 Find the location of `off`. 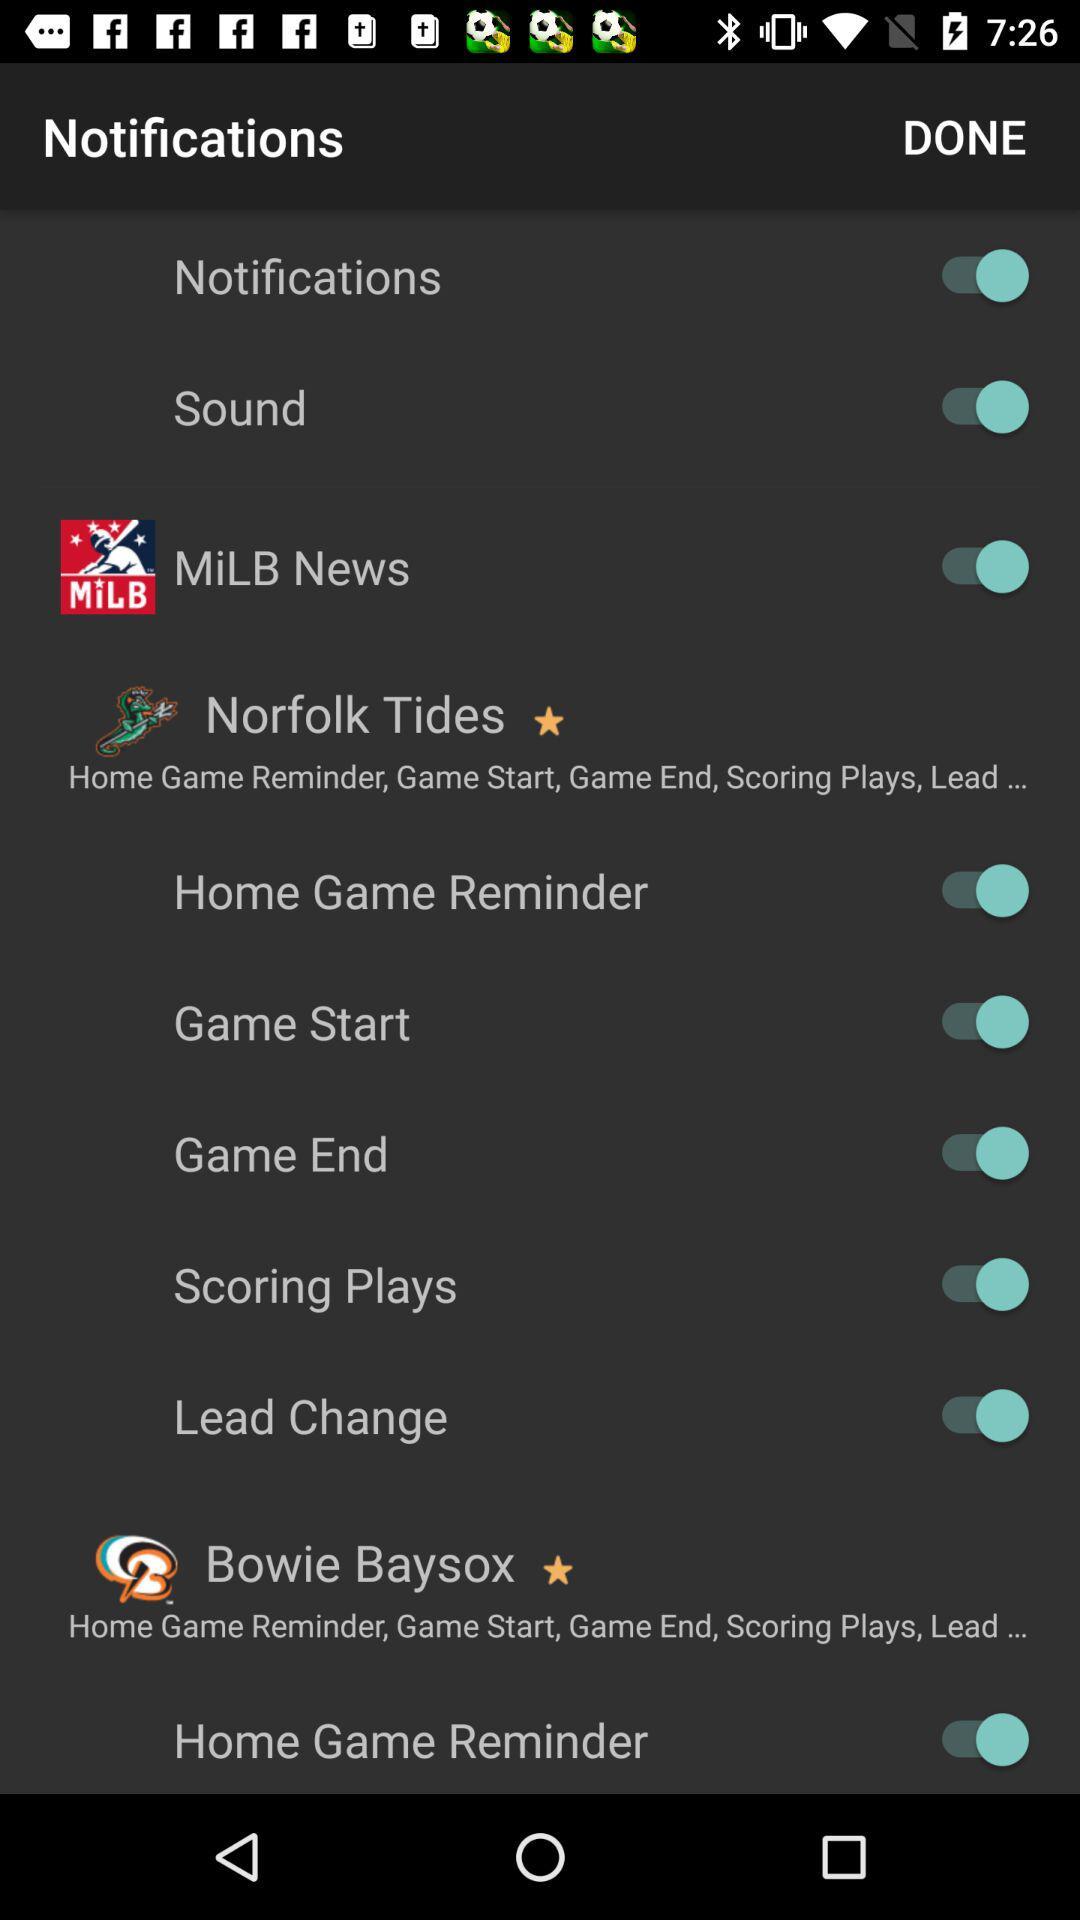

off is located at coordinates (974, 1021).